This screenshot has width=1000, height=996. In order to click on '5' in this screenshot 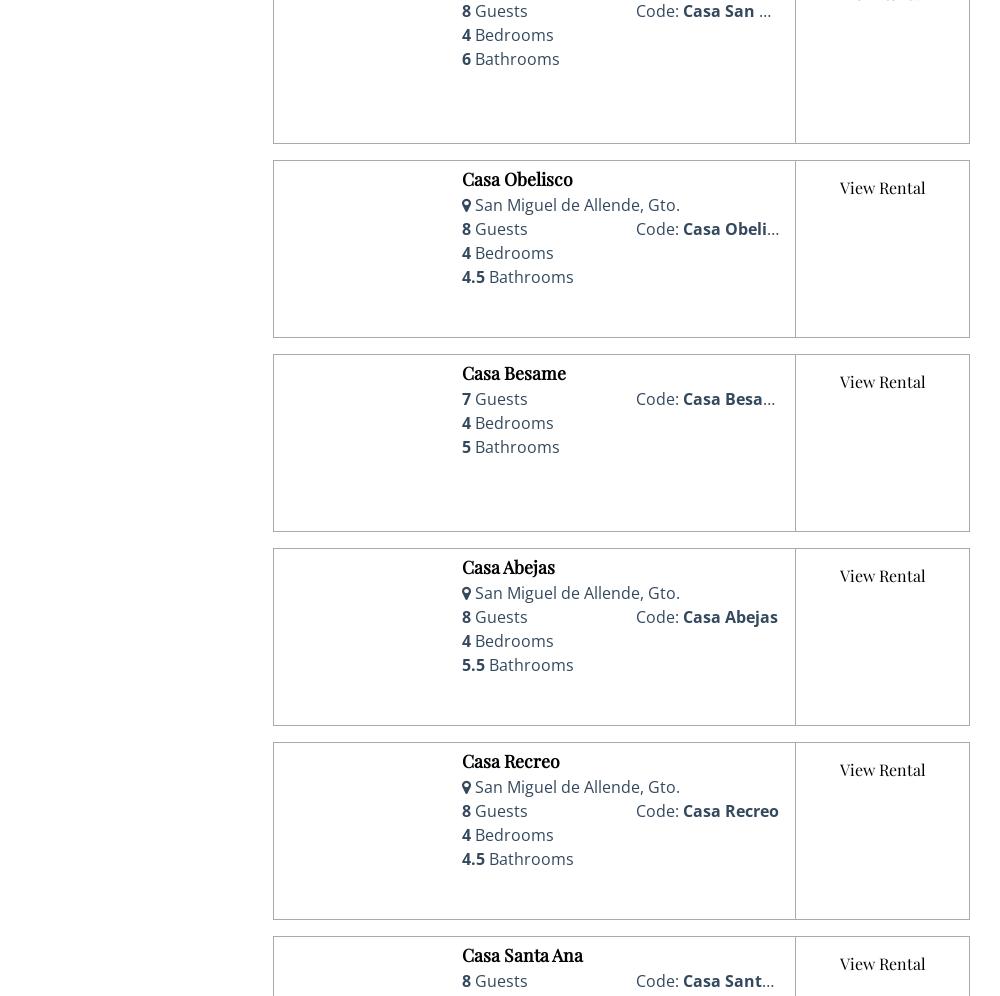, I will do `click(465, 447)`.